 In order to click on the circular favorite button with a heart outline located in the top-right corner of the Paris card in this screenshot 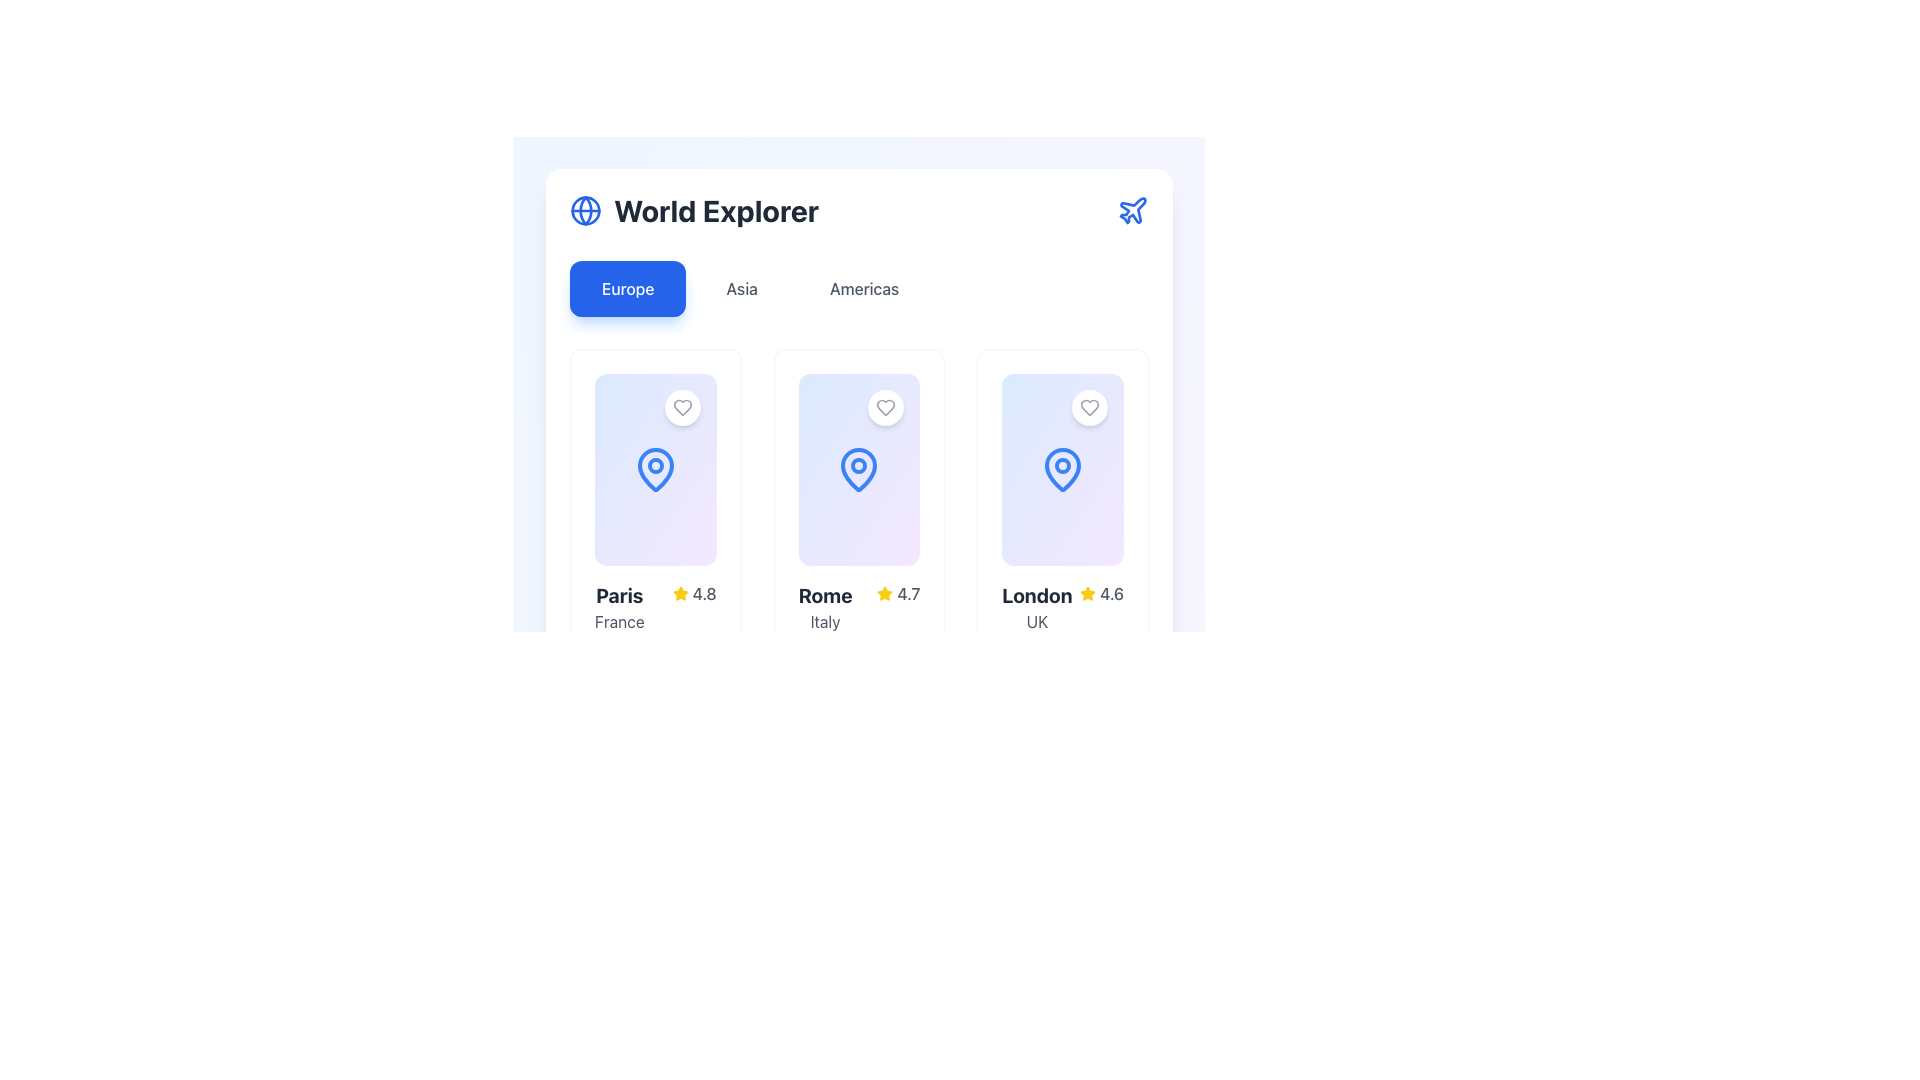, I will do `click(682, 407)`.